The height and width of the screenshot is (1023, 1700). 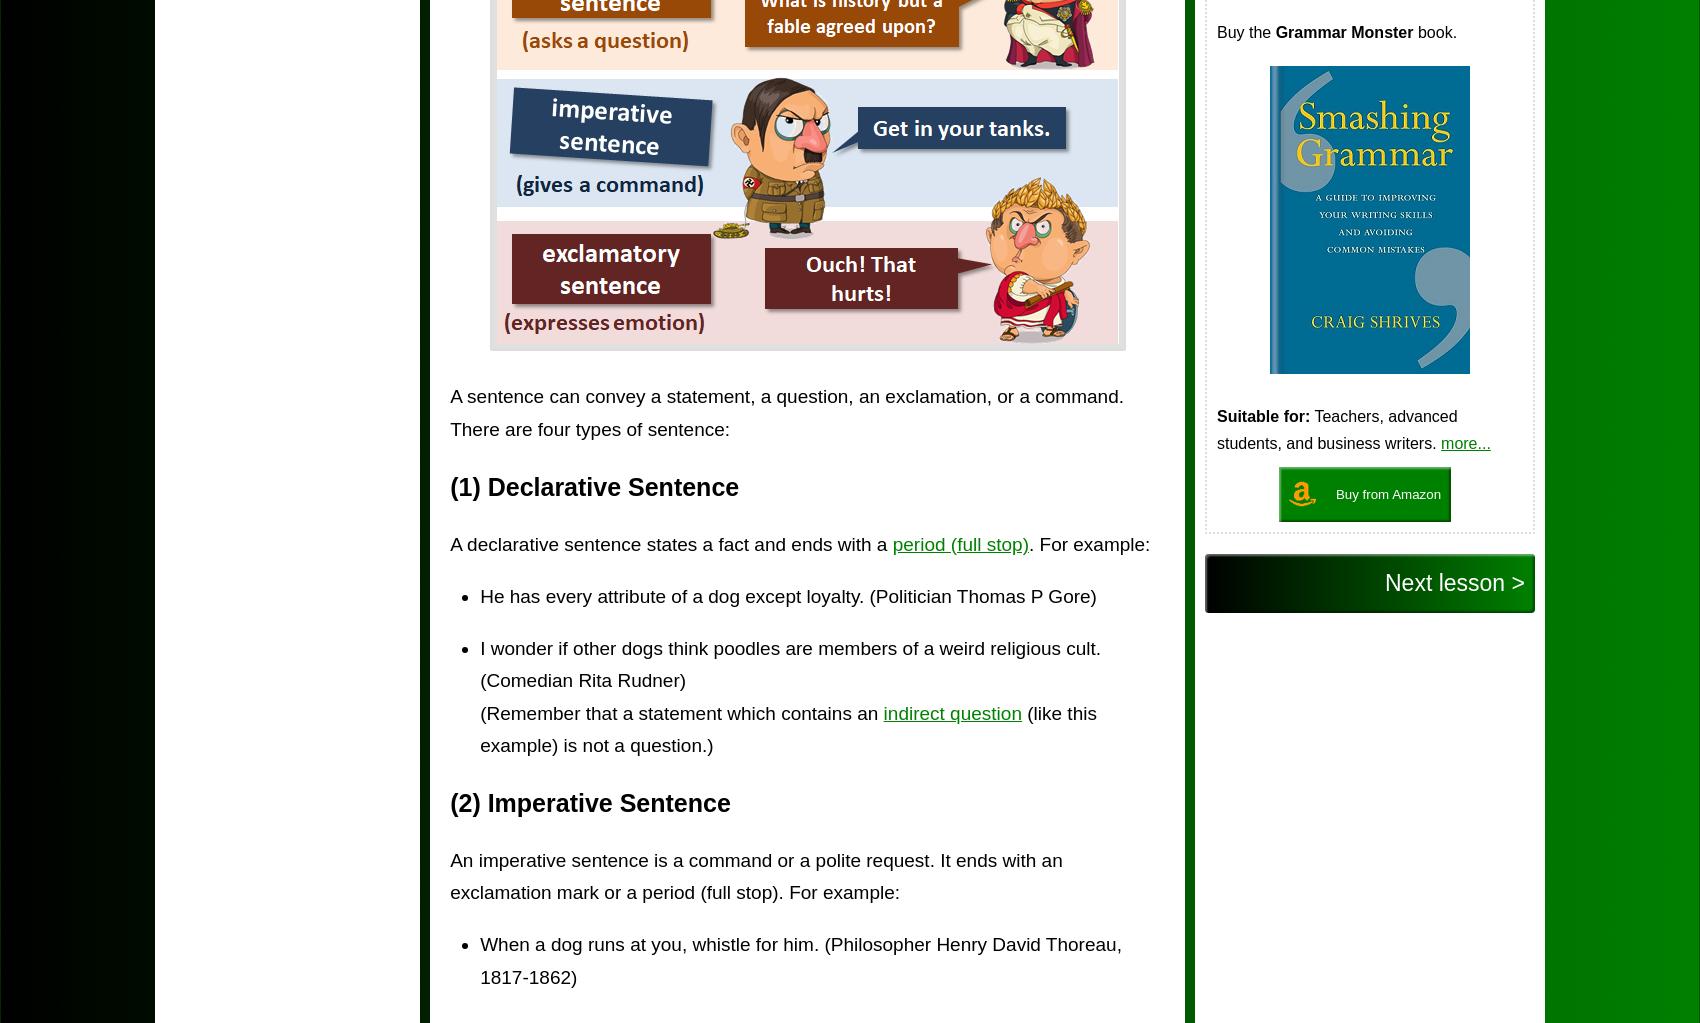 I want to click on '. For example:', so click(x=1026, y=542).